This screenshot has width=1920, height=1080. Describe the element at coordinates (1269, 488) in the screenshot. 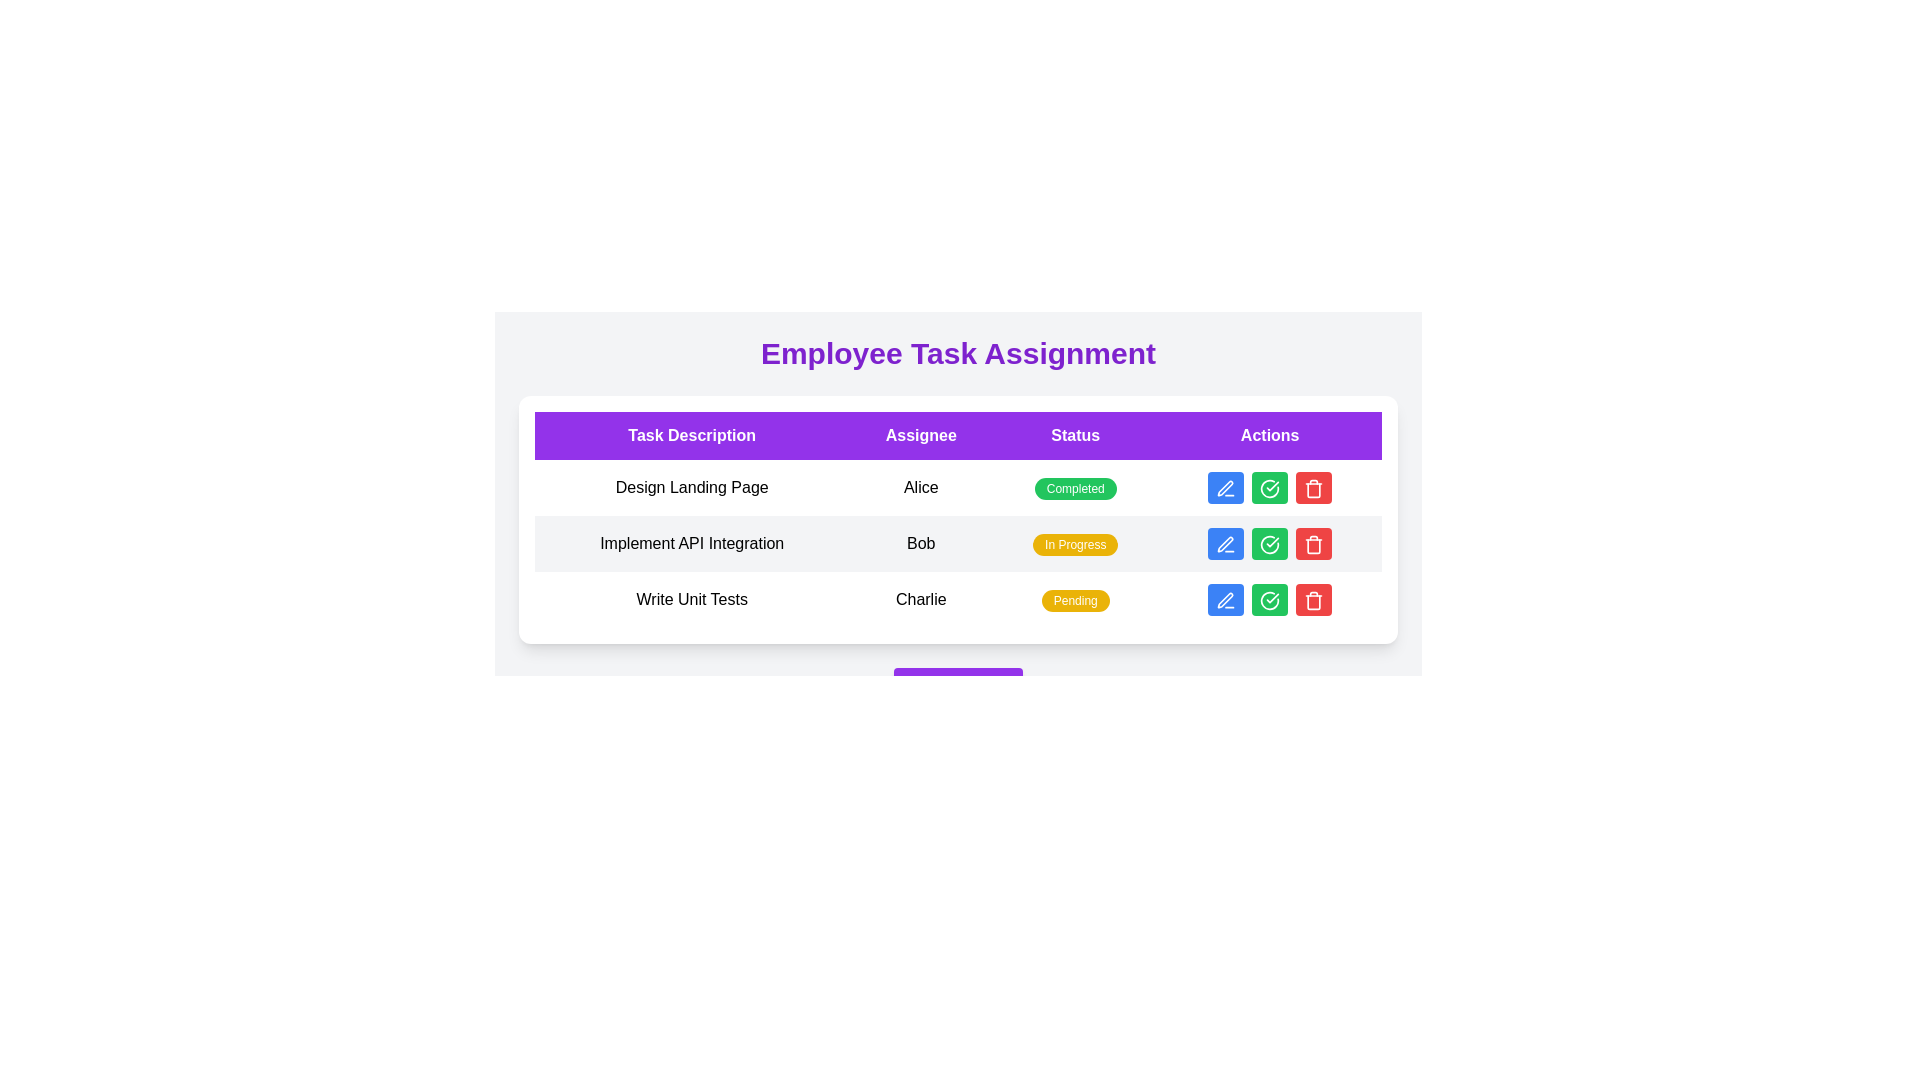

I see `the blue button with a pen icon in the group of interactive action buttons located in the 'Actions' column of the first row corresponding to the task 'Design Landing Page' assigned to 'Alice'` at that location.